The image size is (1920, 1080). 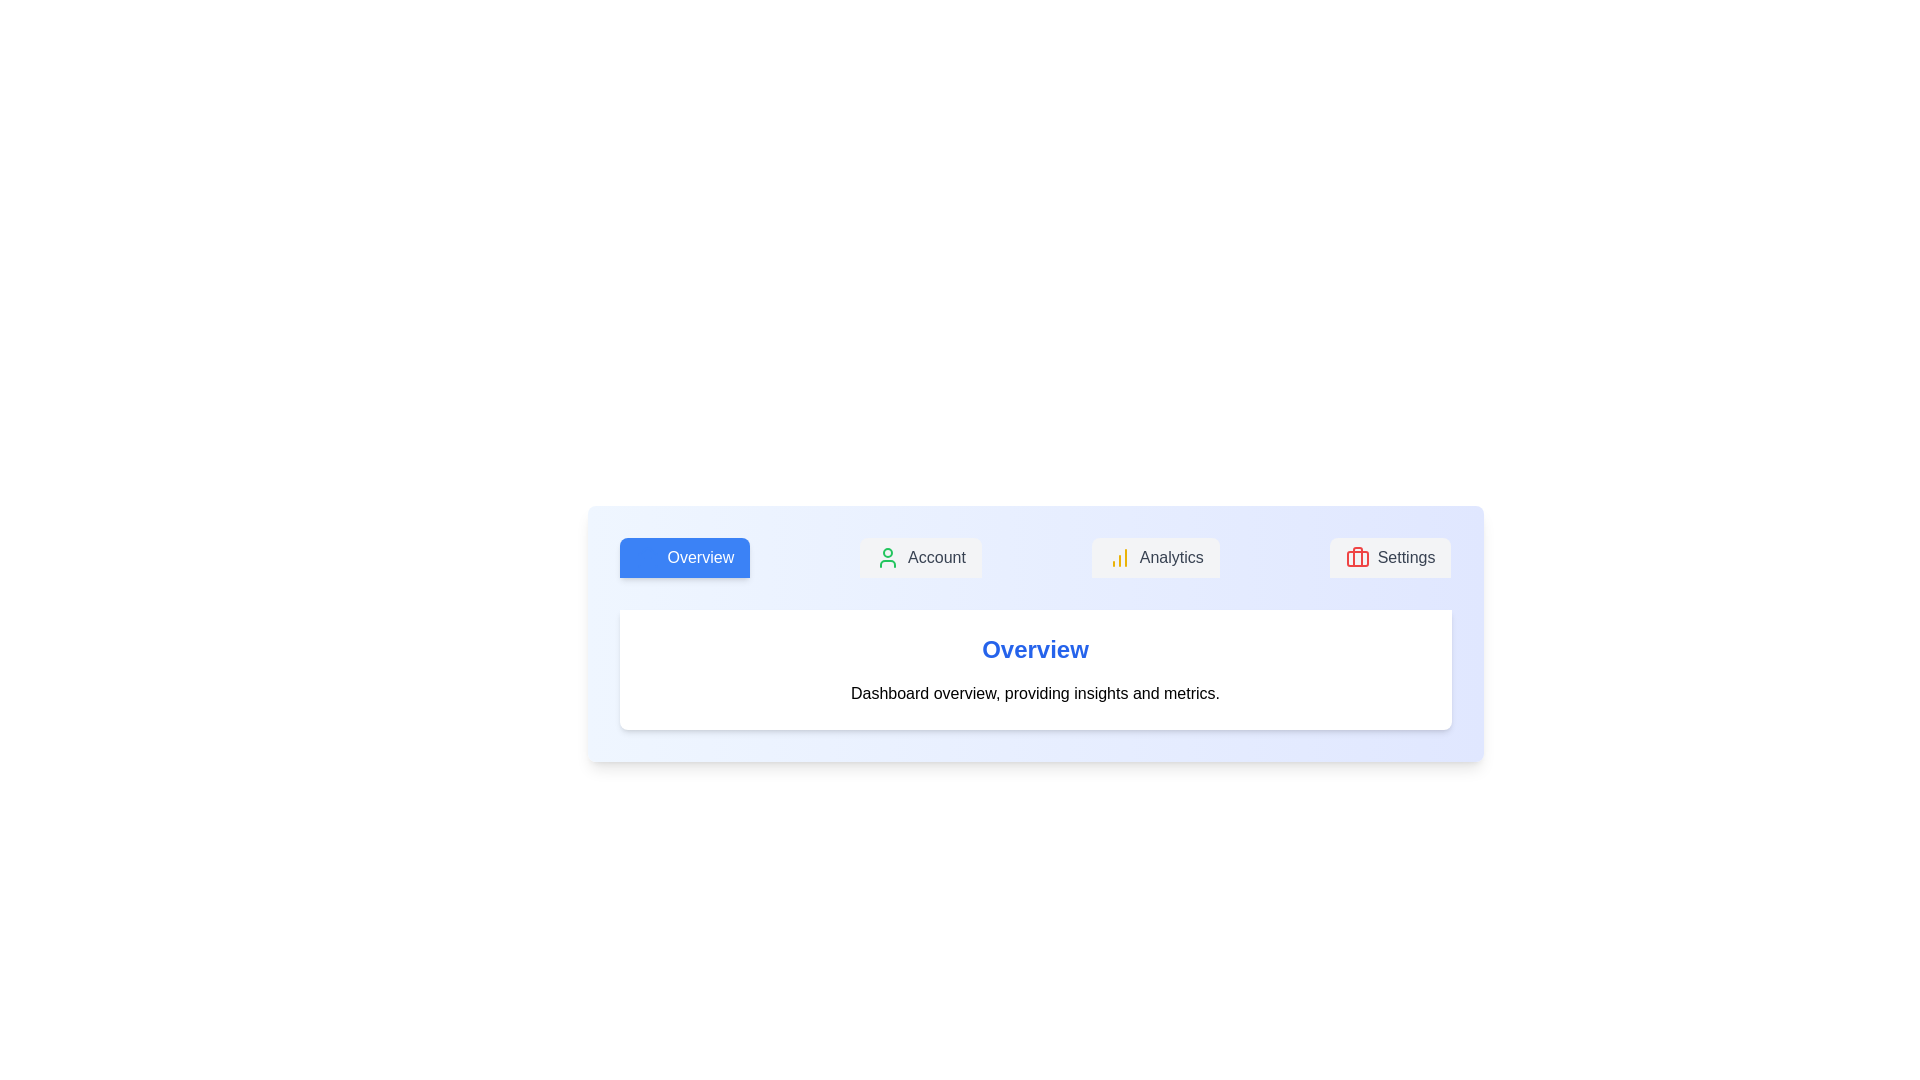 I want to click on the tab labeled Settings, so click(x=1389, y=558).